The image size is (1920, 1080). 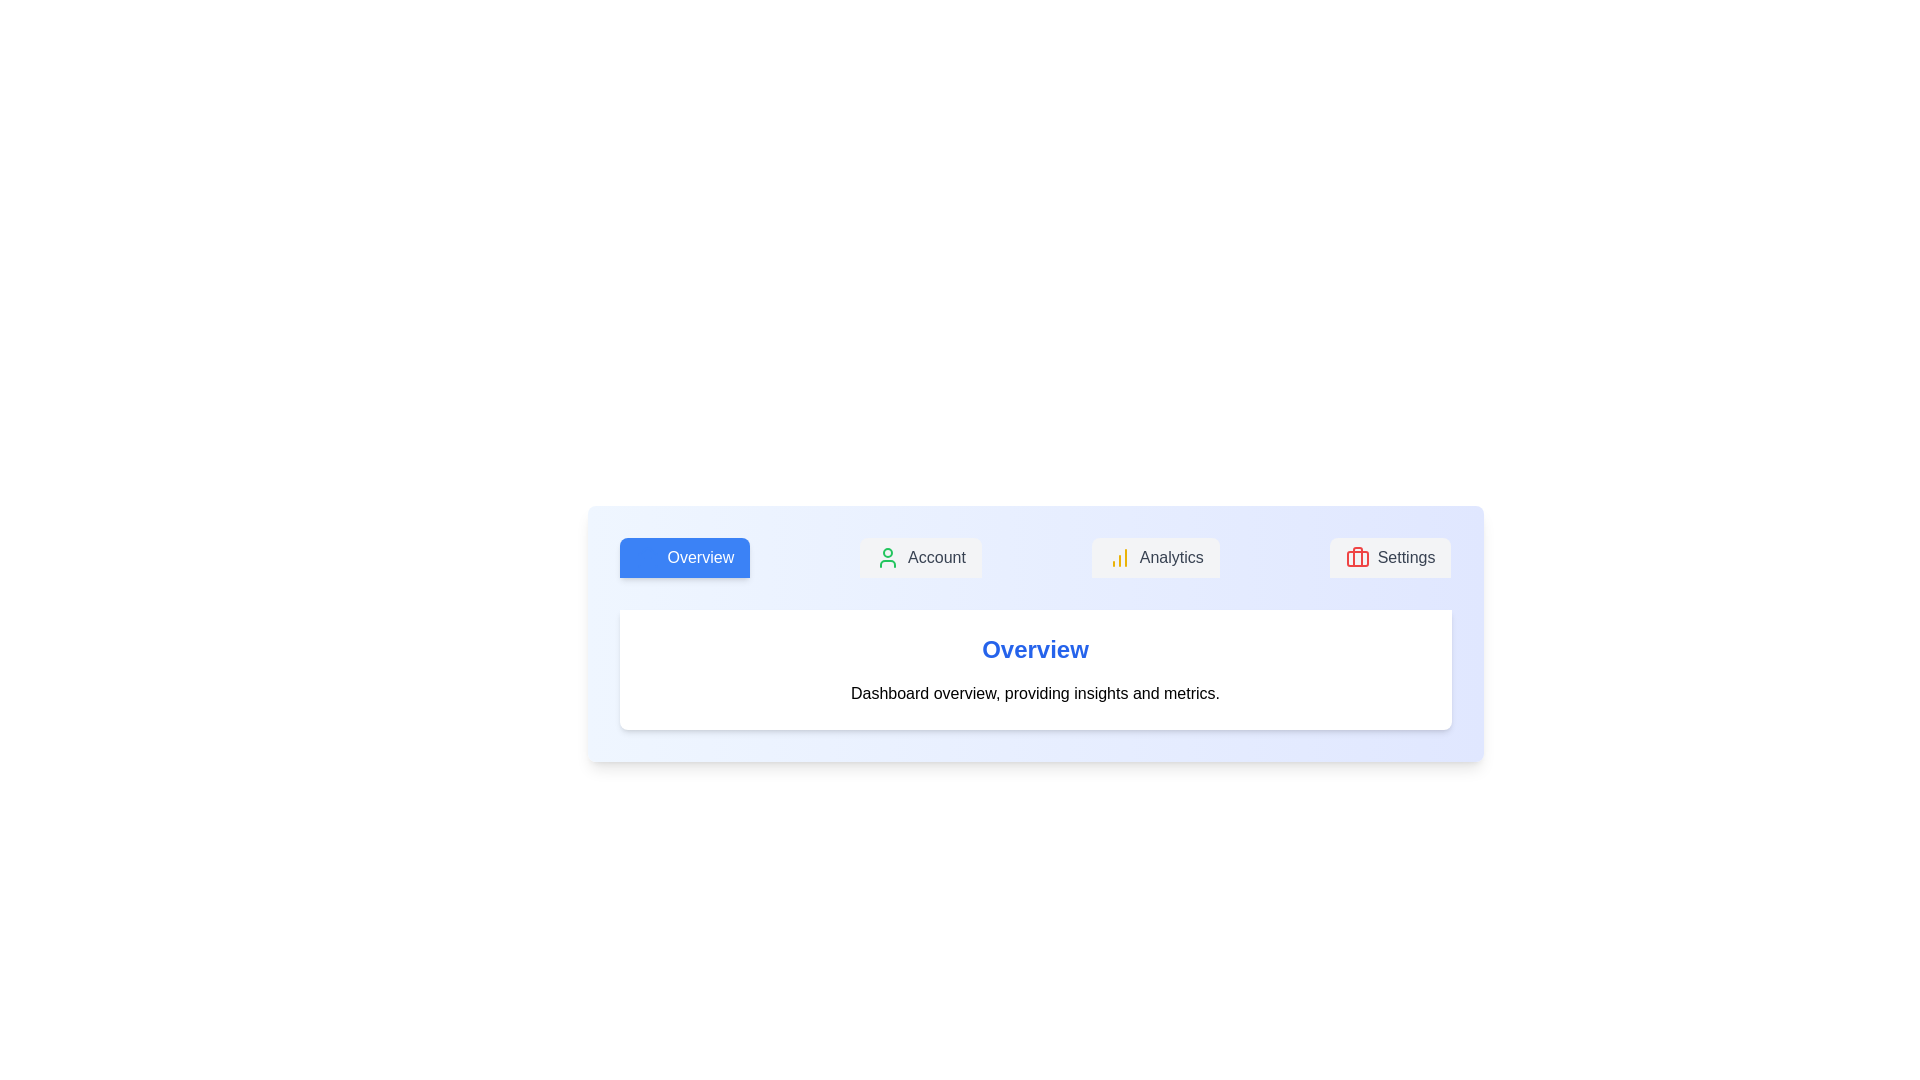 I want to click on the tab labeled Settings, so click(x=1389, y=558).